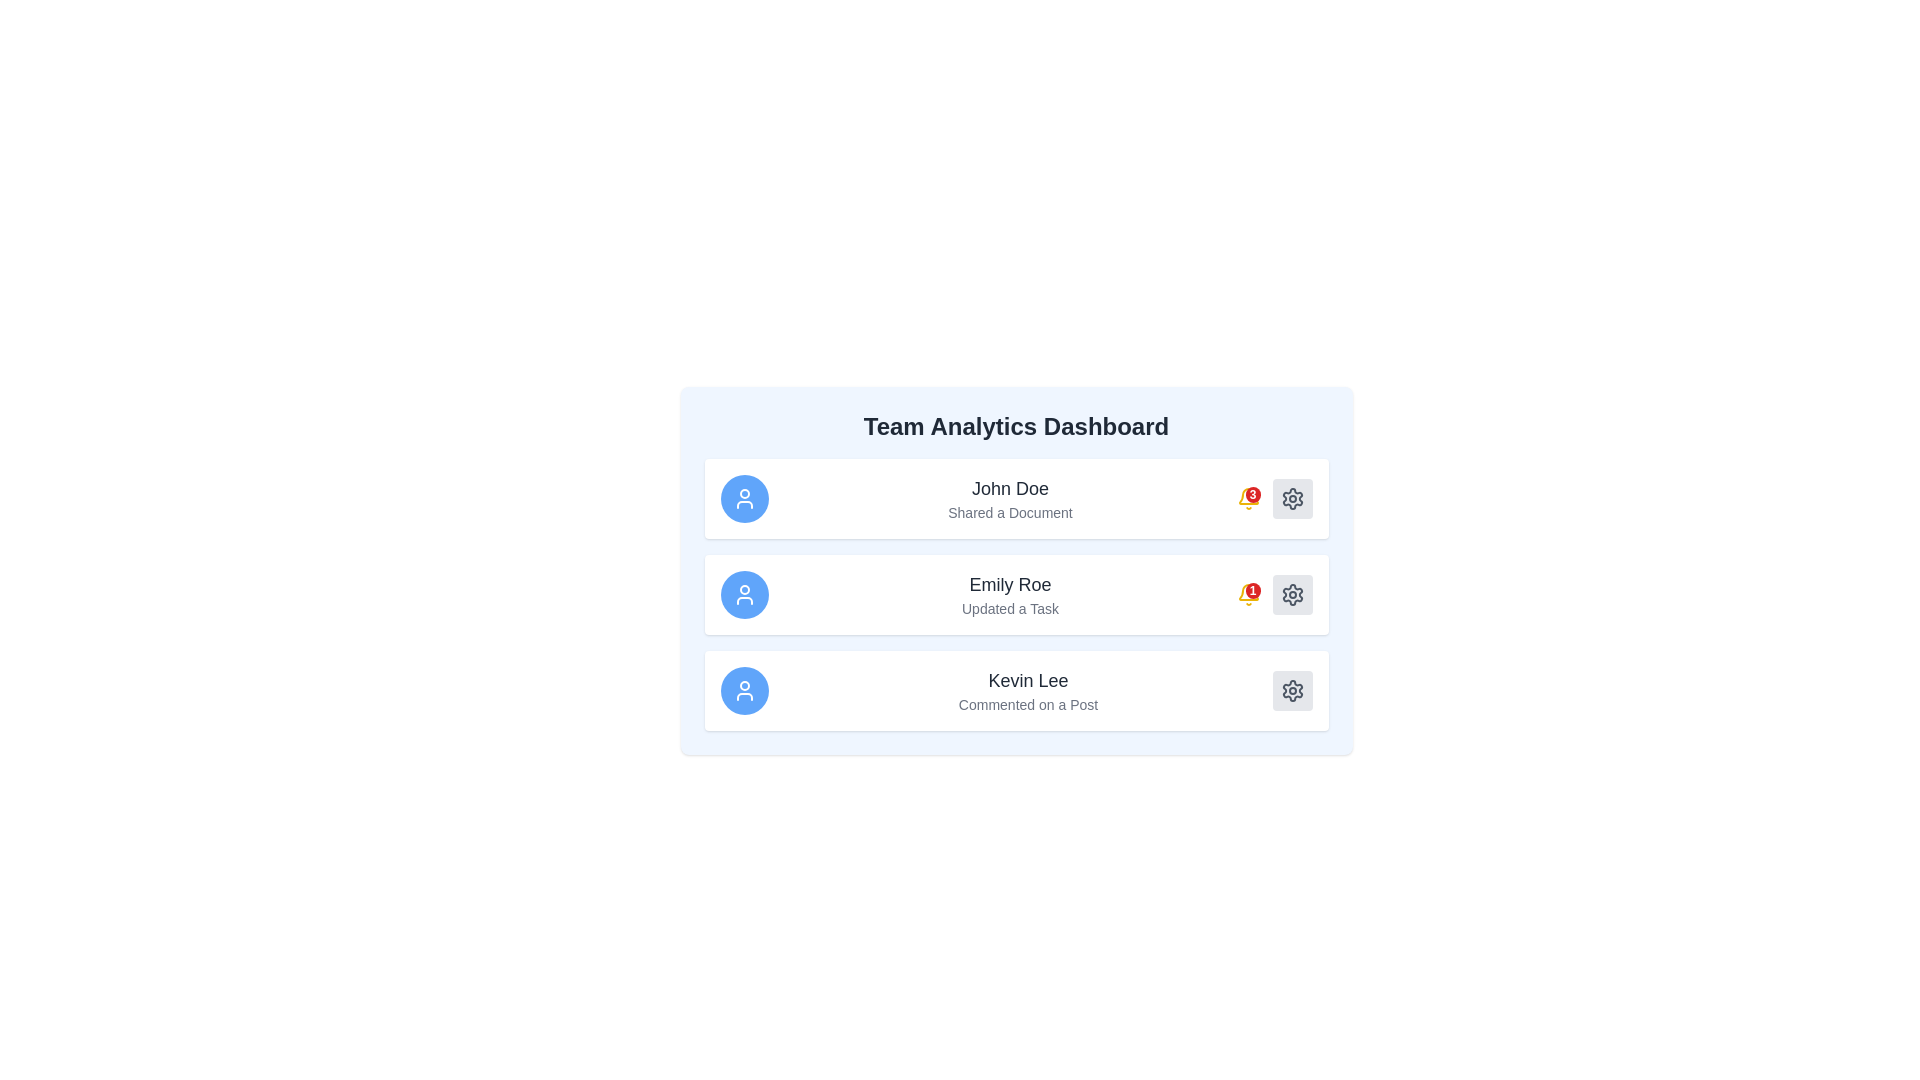 The image size is (1920, 1080). Describe the element at coordinates (1292, 593) in the screenshot. I see `the settings button located in the top-right corner of the row associated with 'John Doe'` at that location.